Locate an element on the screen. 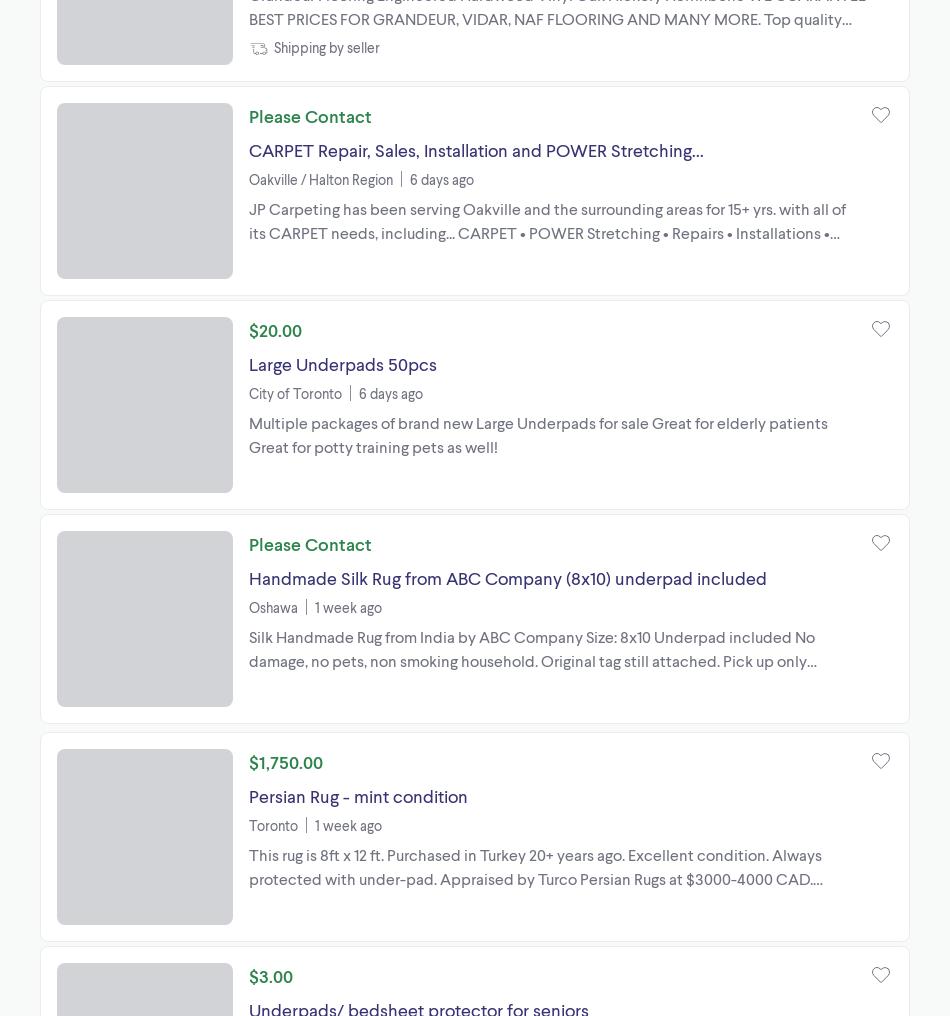 Image resolution: width=950 pixels, height=1016 pixels. 'Persian Rug - mint condition' is located at coordinates (357, 794).